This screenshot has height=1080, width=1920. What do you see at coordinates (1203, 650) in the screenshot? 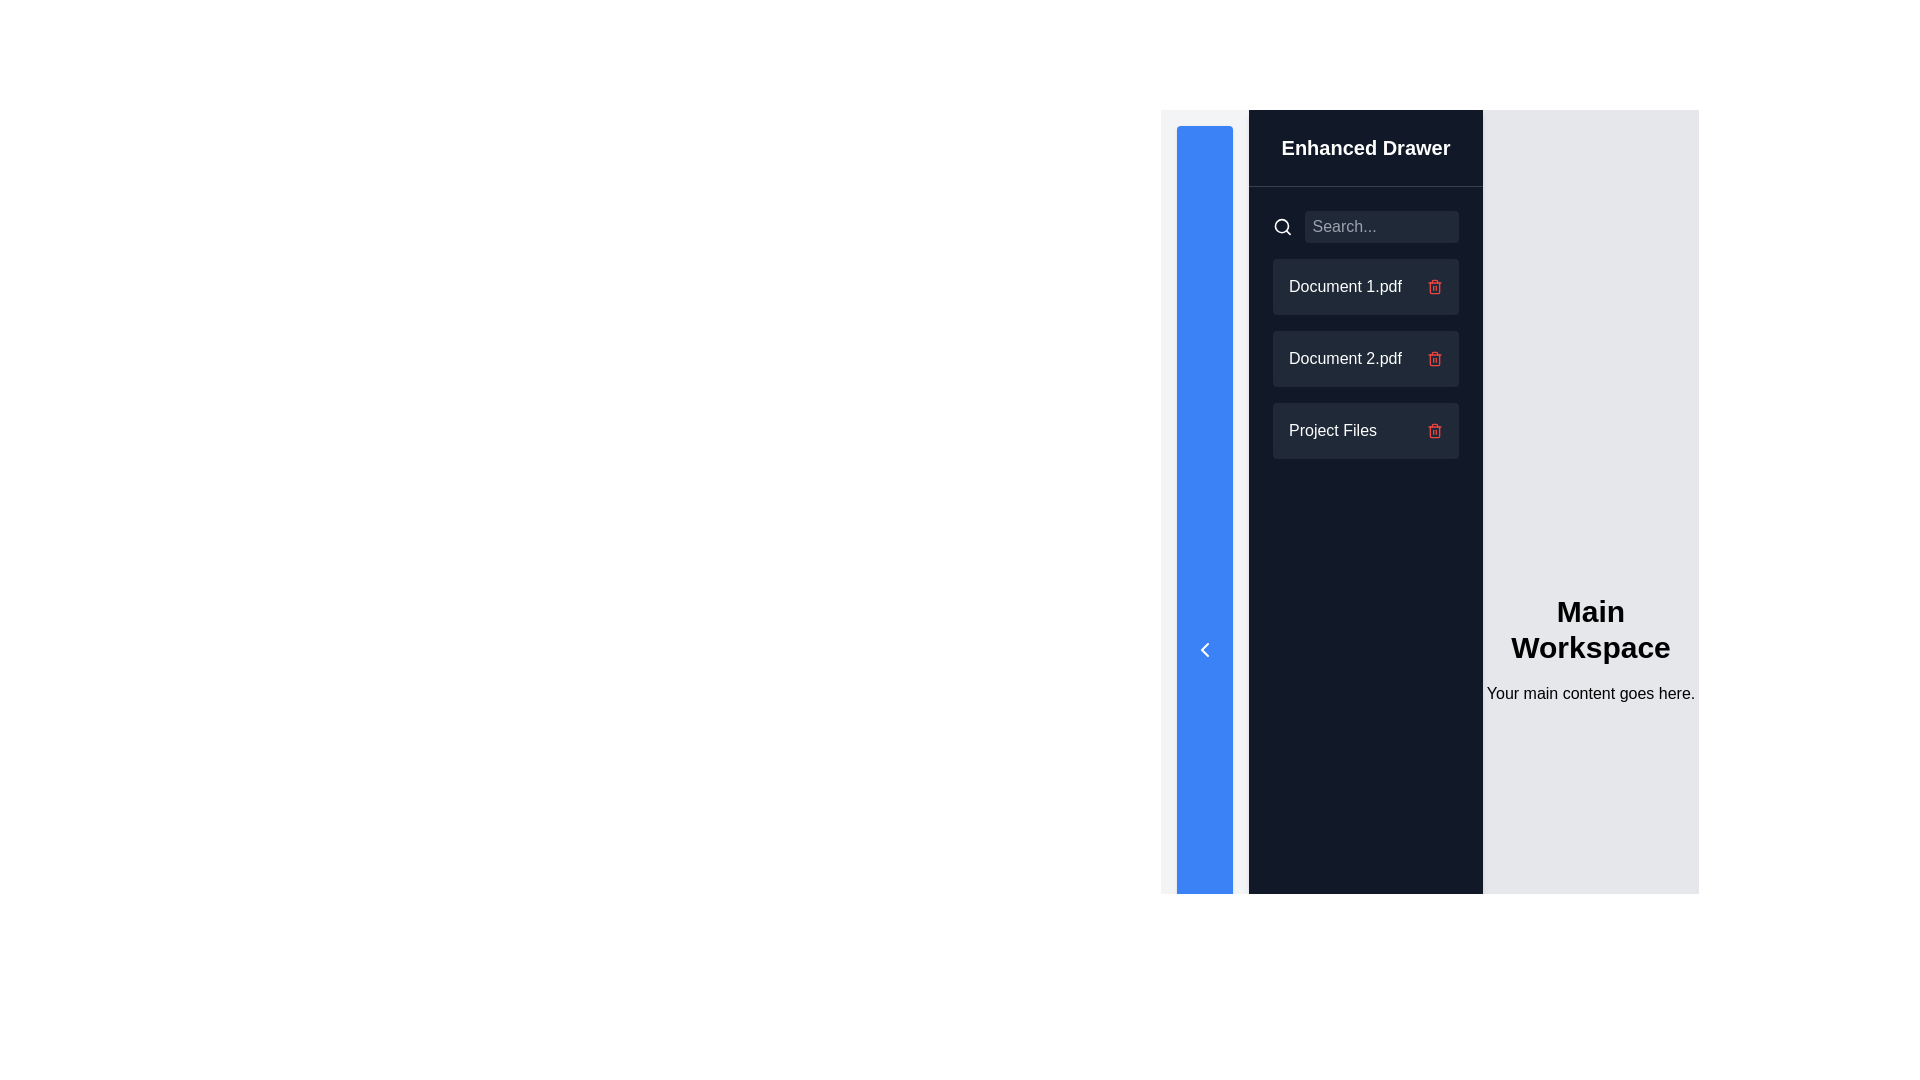
I see `the leftward-pointing chevron icon within the blue sidebar for accessibility purposes` at bounding box center [1203, 650].